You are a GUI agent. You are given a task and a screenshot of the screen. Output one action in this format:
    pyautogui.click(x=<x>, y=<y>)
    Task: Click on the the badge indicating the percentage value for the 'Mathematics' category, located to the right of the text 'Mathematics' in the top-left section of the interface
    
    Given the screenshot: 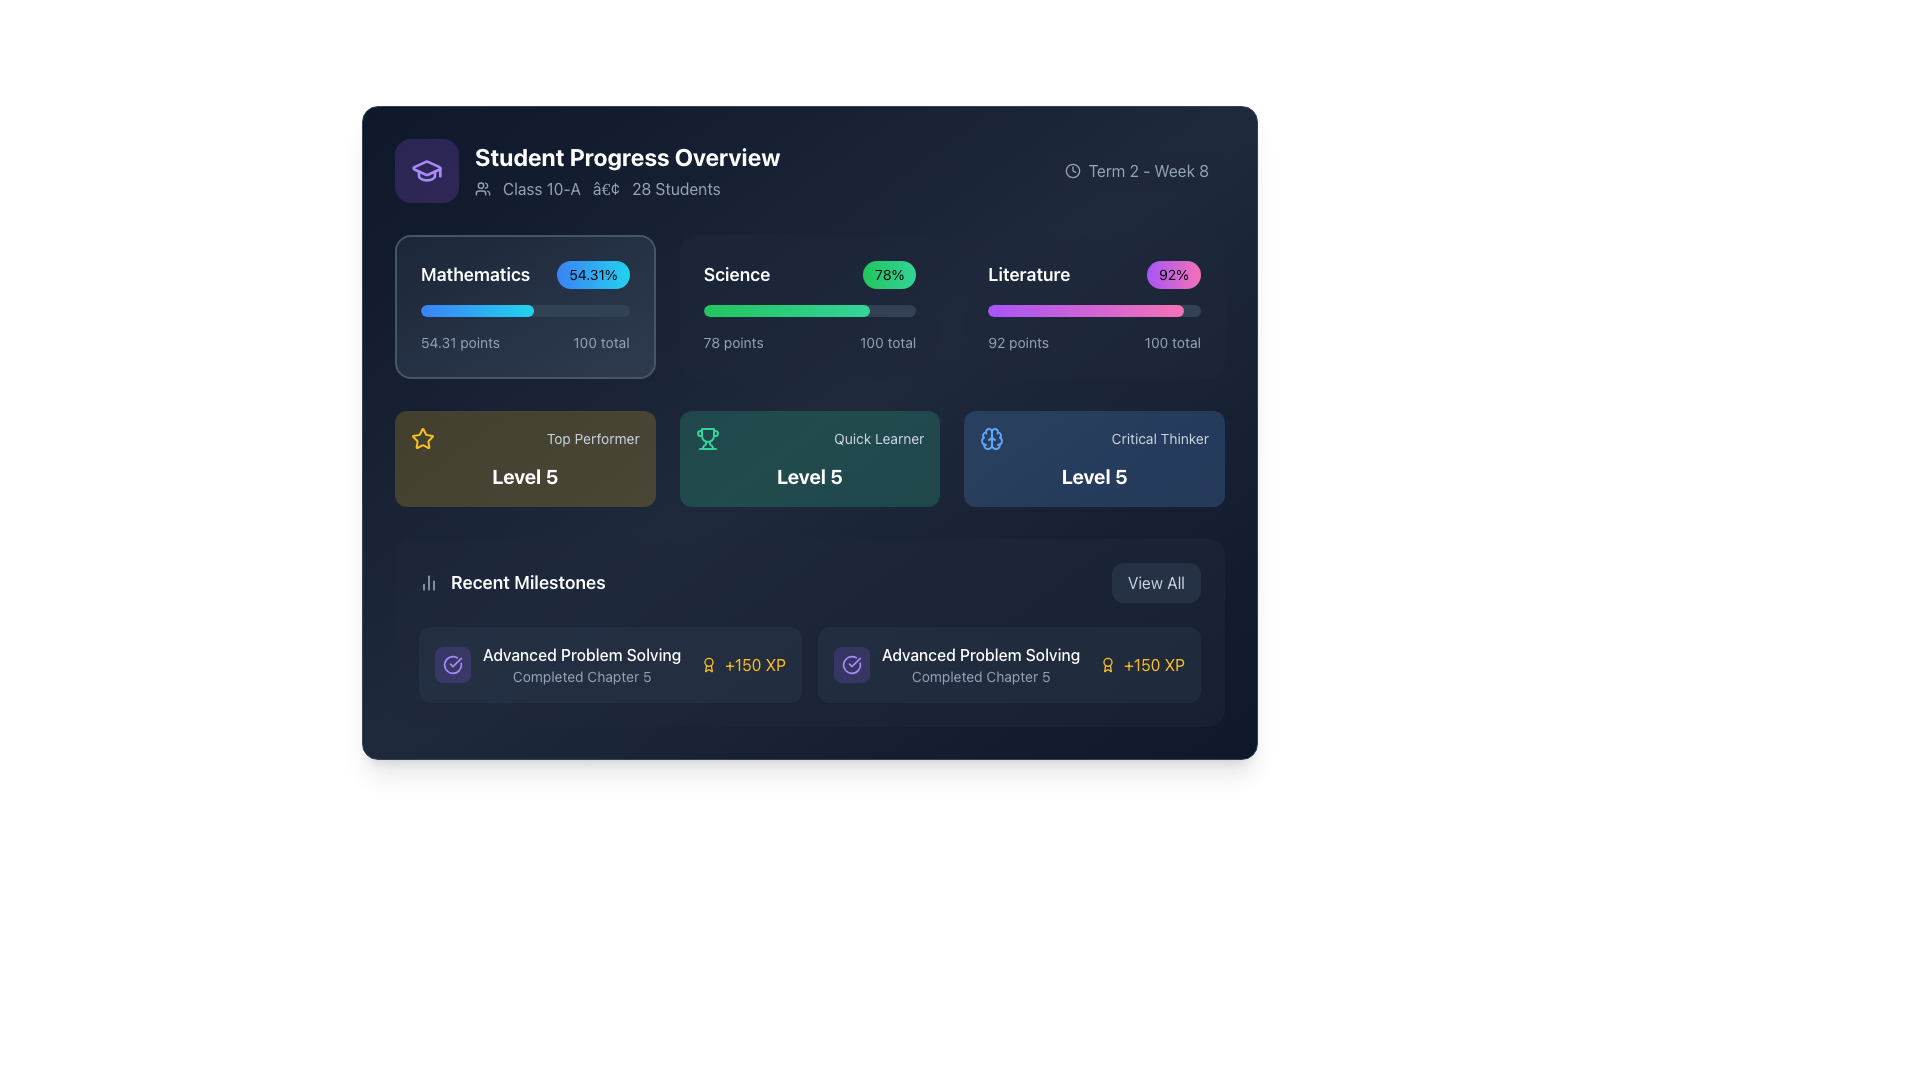 What is the action you would take?
    pyautogui.click(x=592, y=274)
    